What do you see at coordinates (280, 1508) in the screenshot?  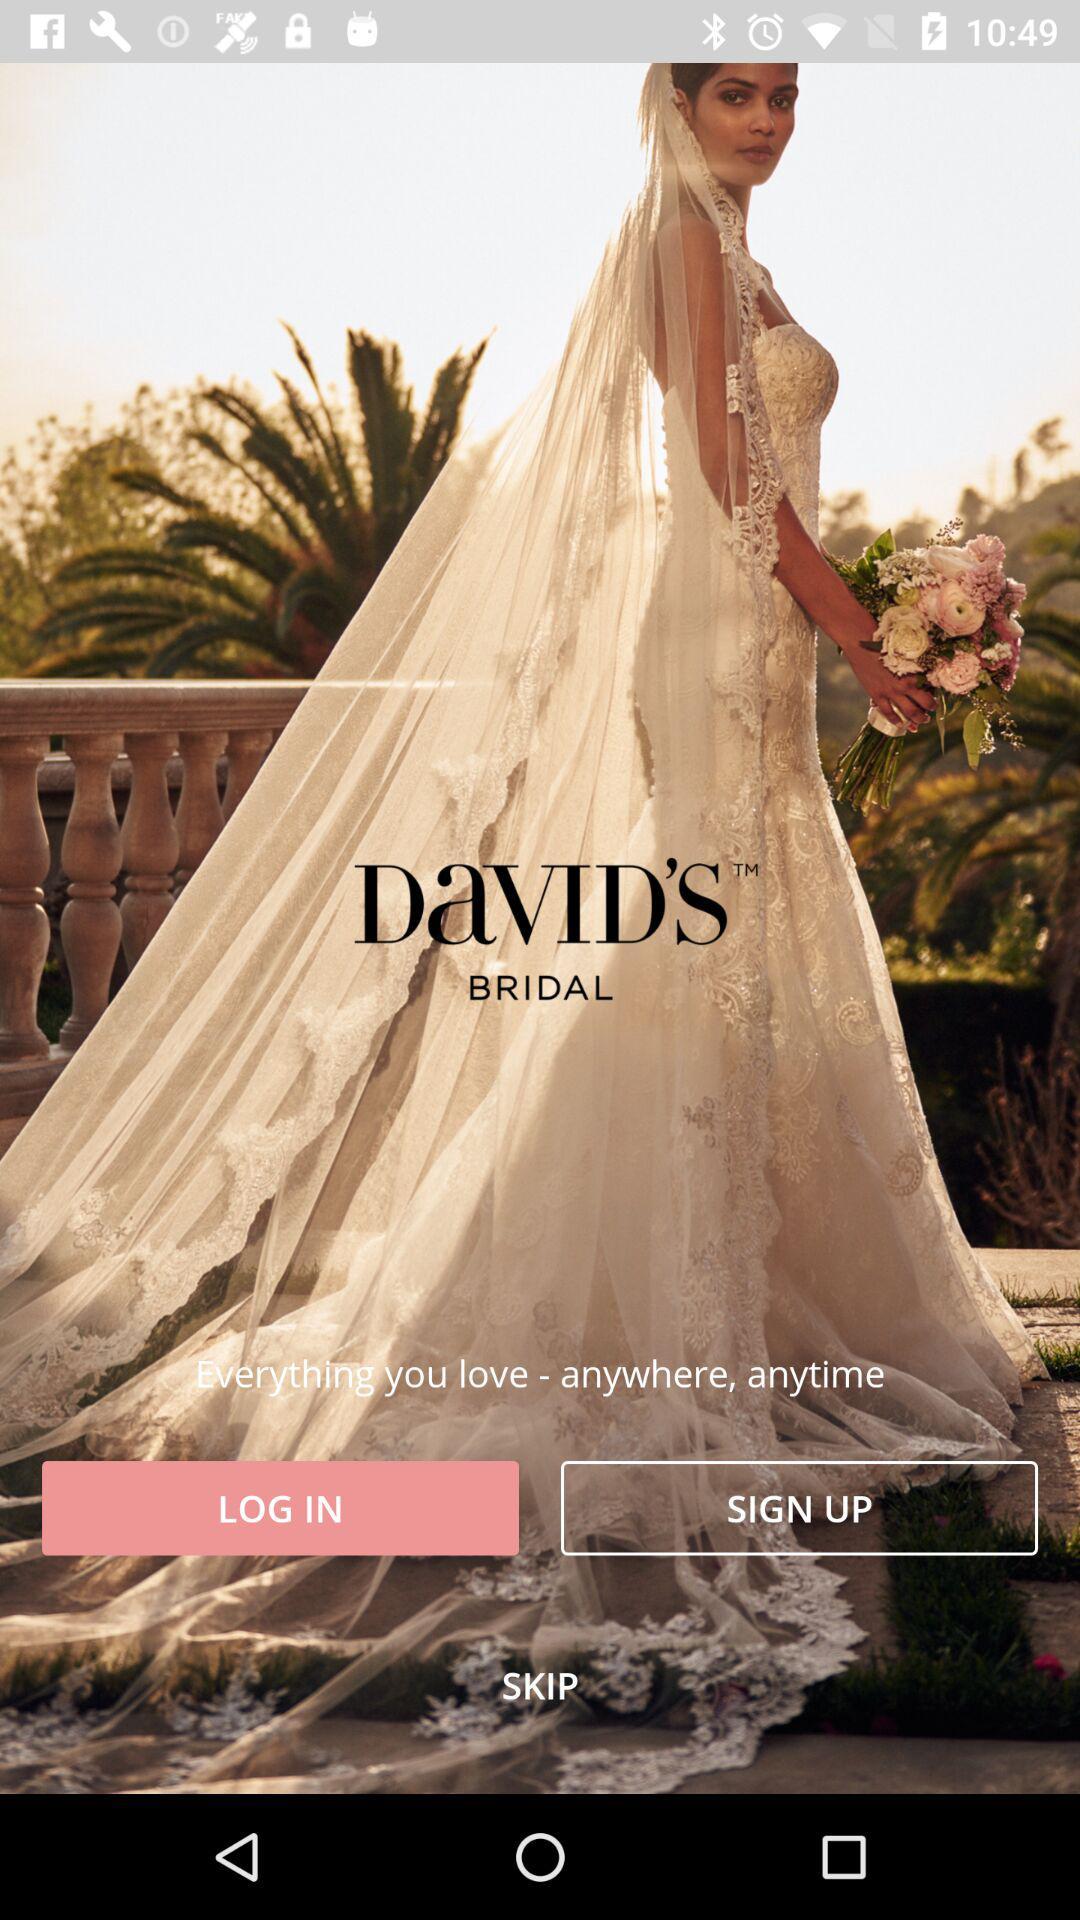 I see `the log in` at bounding box center [280, 1508].